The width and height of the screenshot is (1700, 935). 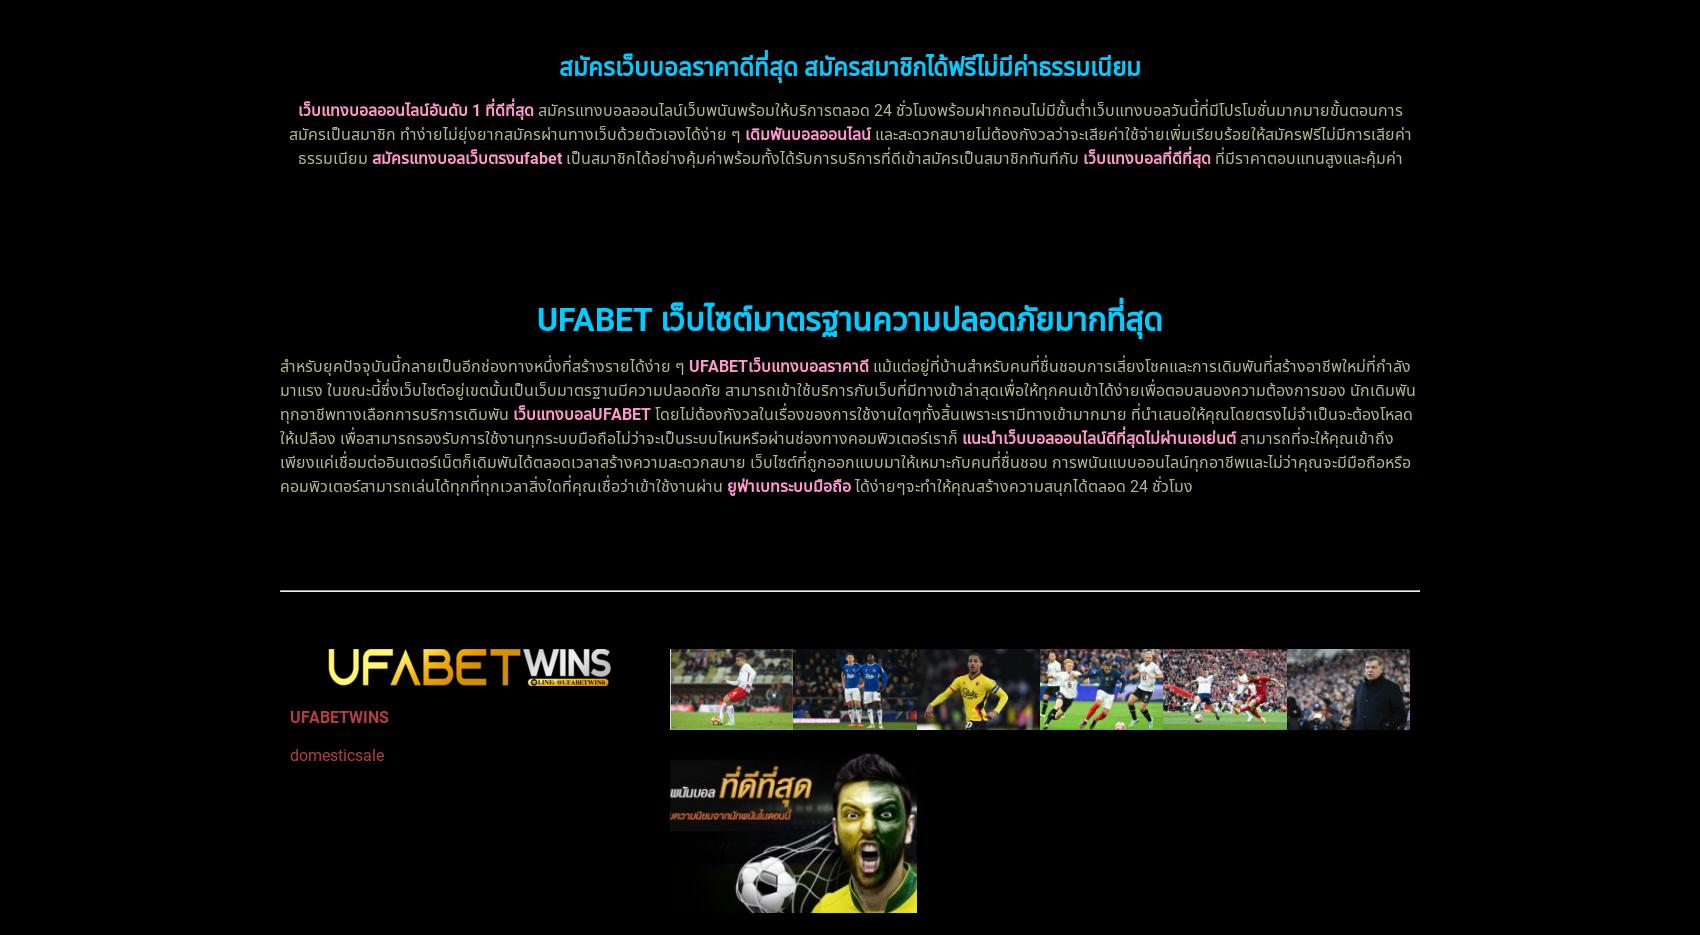 I want to click on 'UFABETเว็บแทงบอลราคาดี', so click(x=689, y=365).